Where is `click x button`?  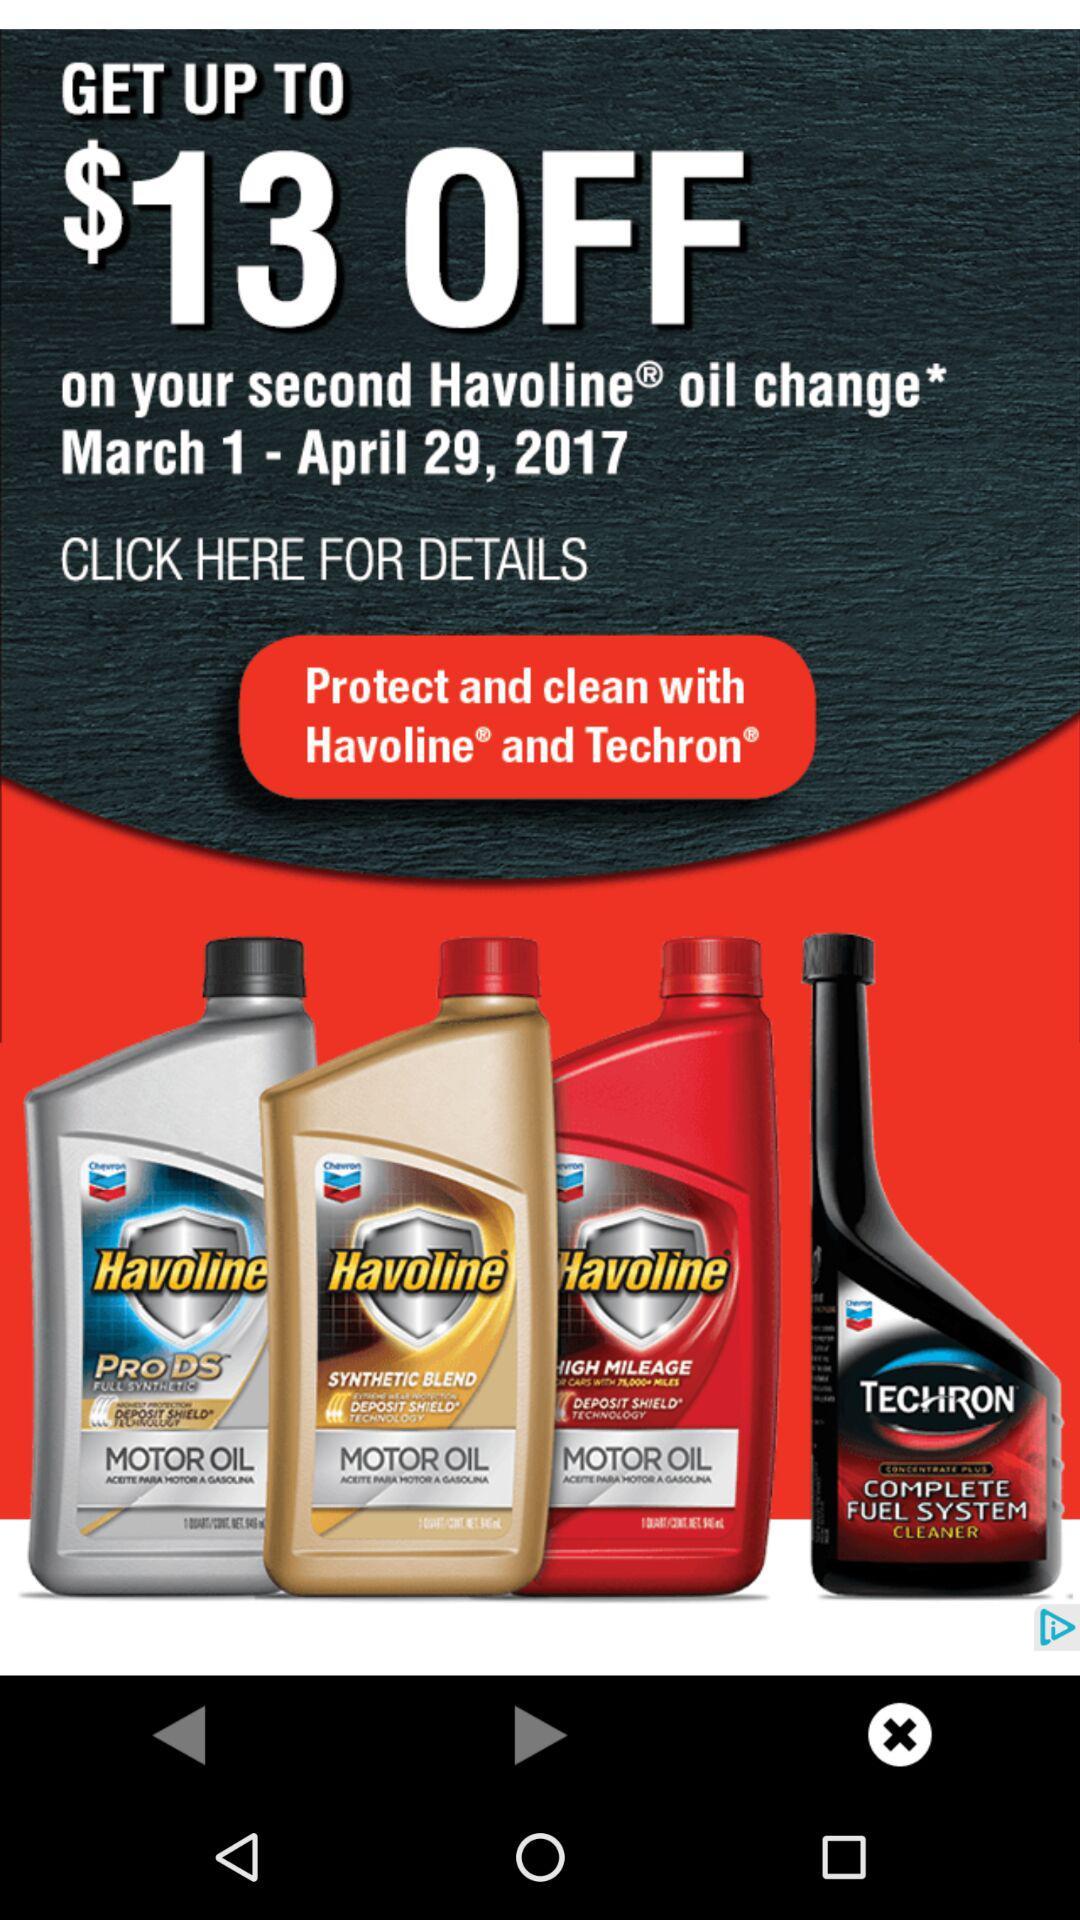
click x button is located at coordinates (898, 1733).